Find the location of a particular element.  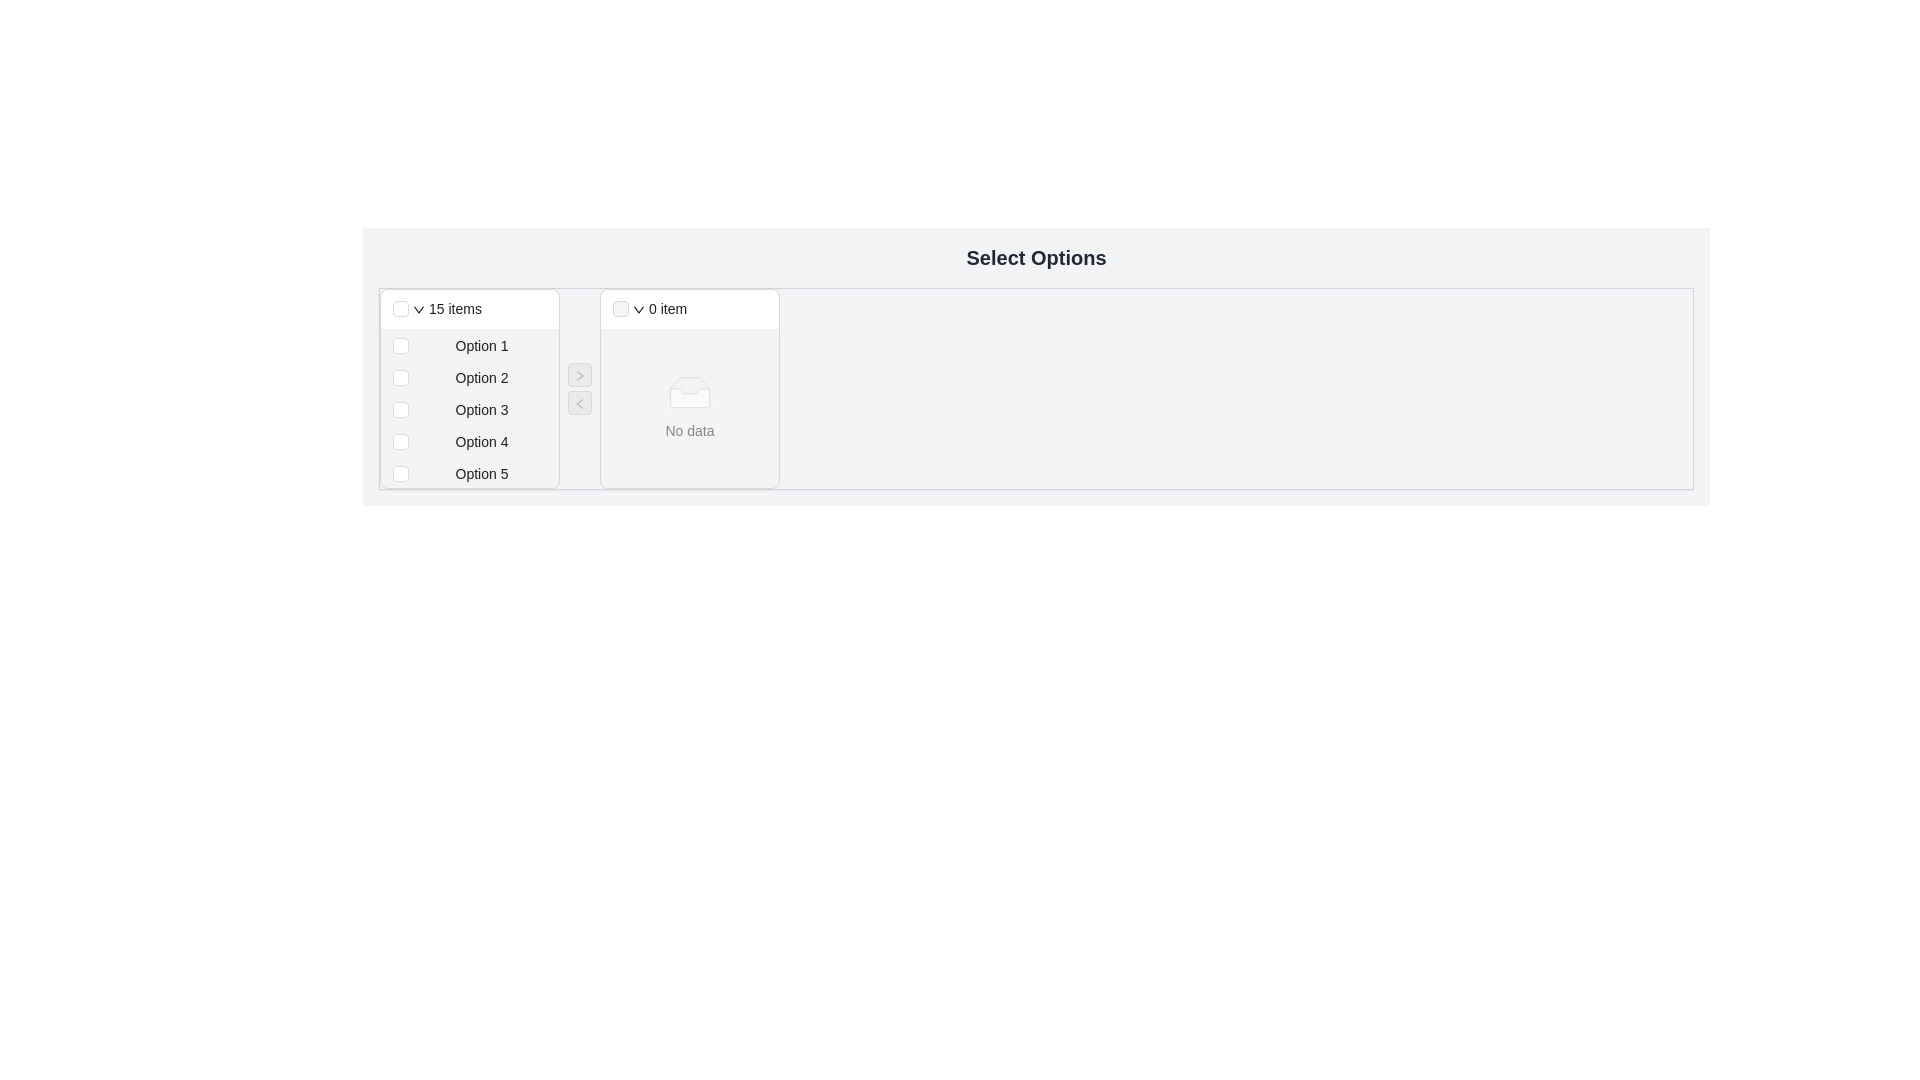

the checkbox in the header labeled '15 items' is located at coordinates (469, 309).